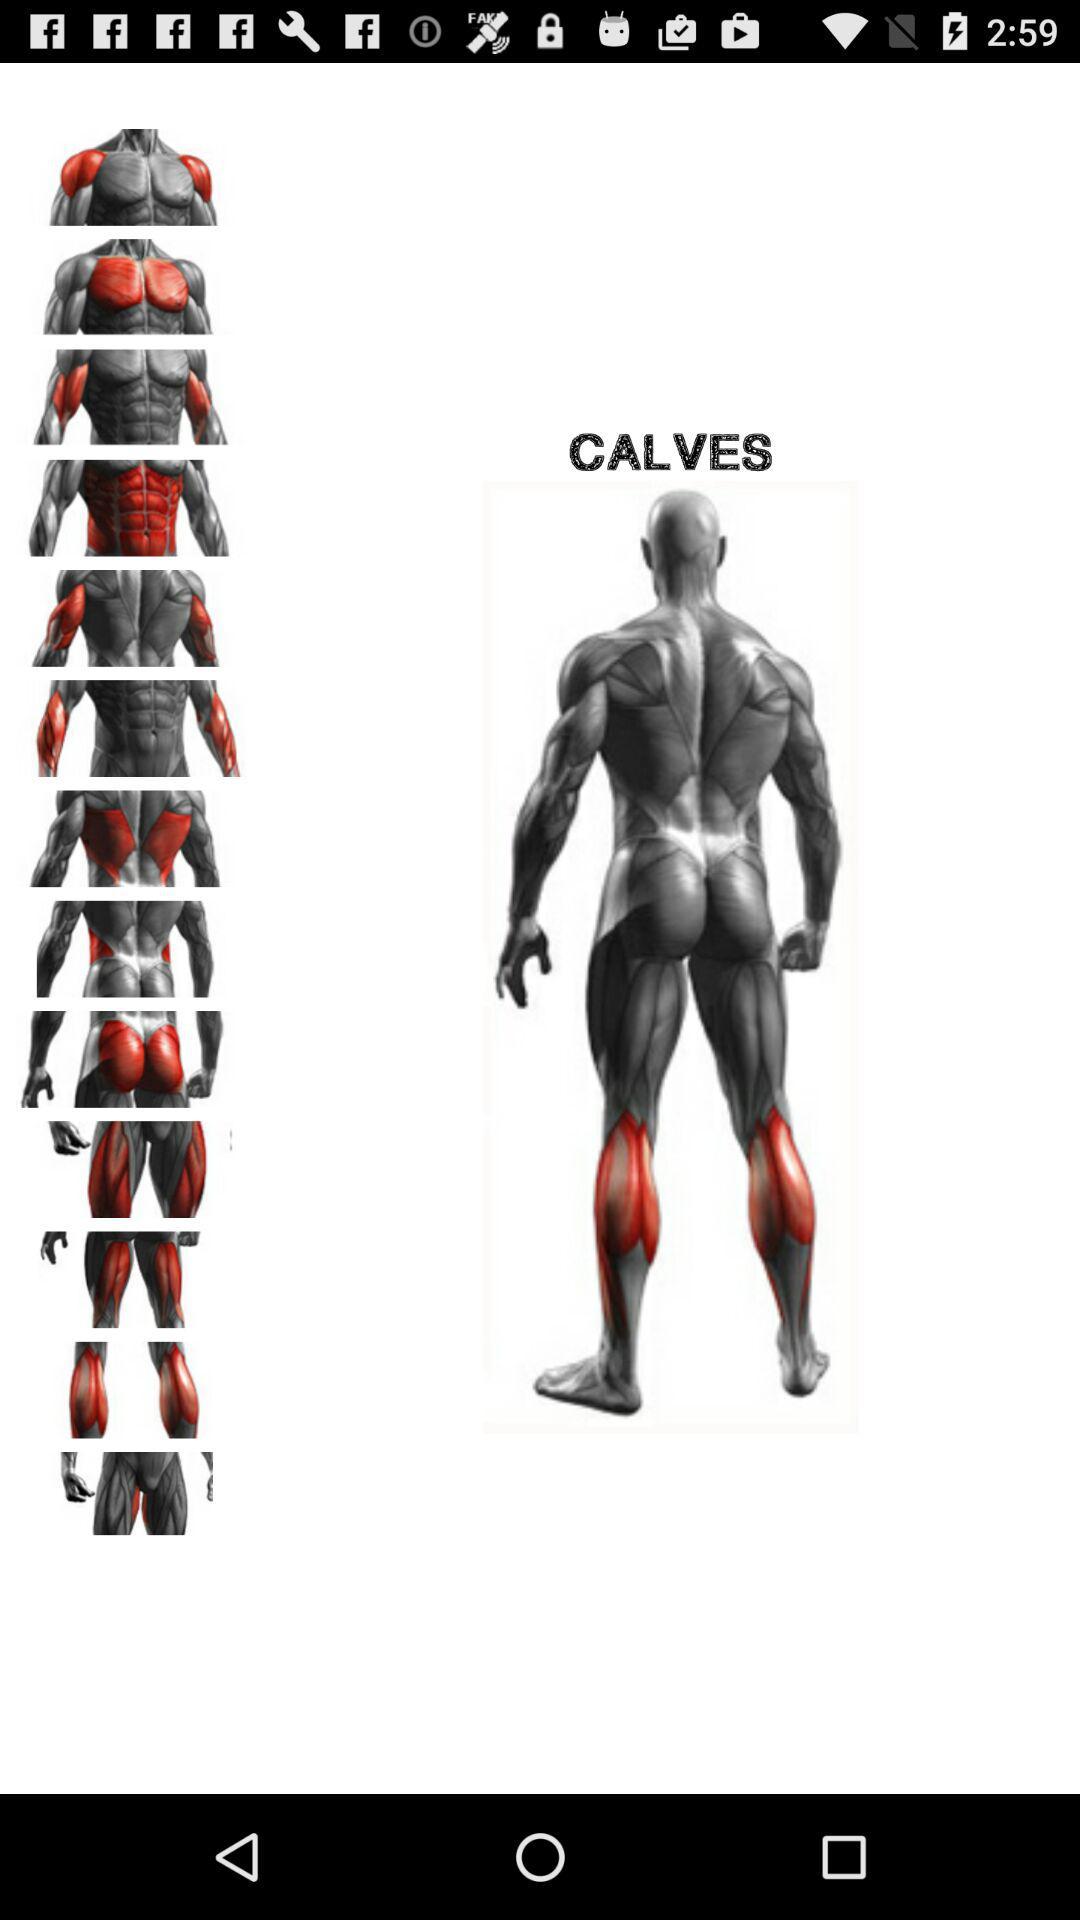  What do you see at coordinates (131, 720) in the screenshot?
I see `exercise` at bounding box center [131, 720].